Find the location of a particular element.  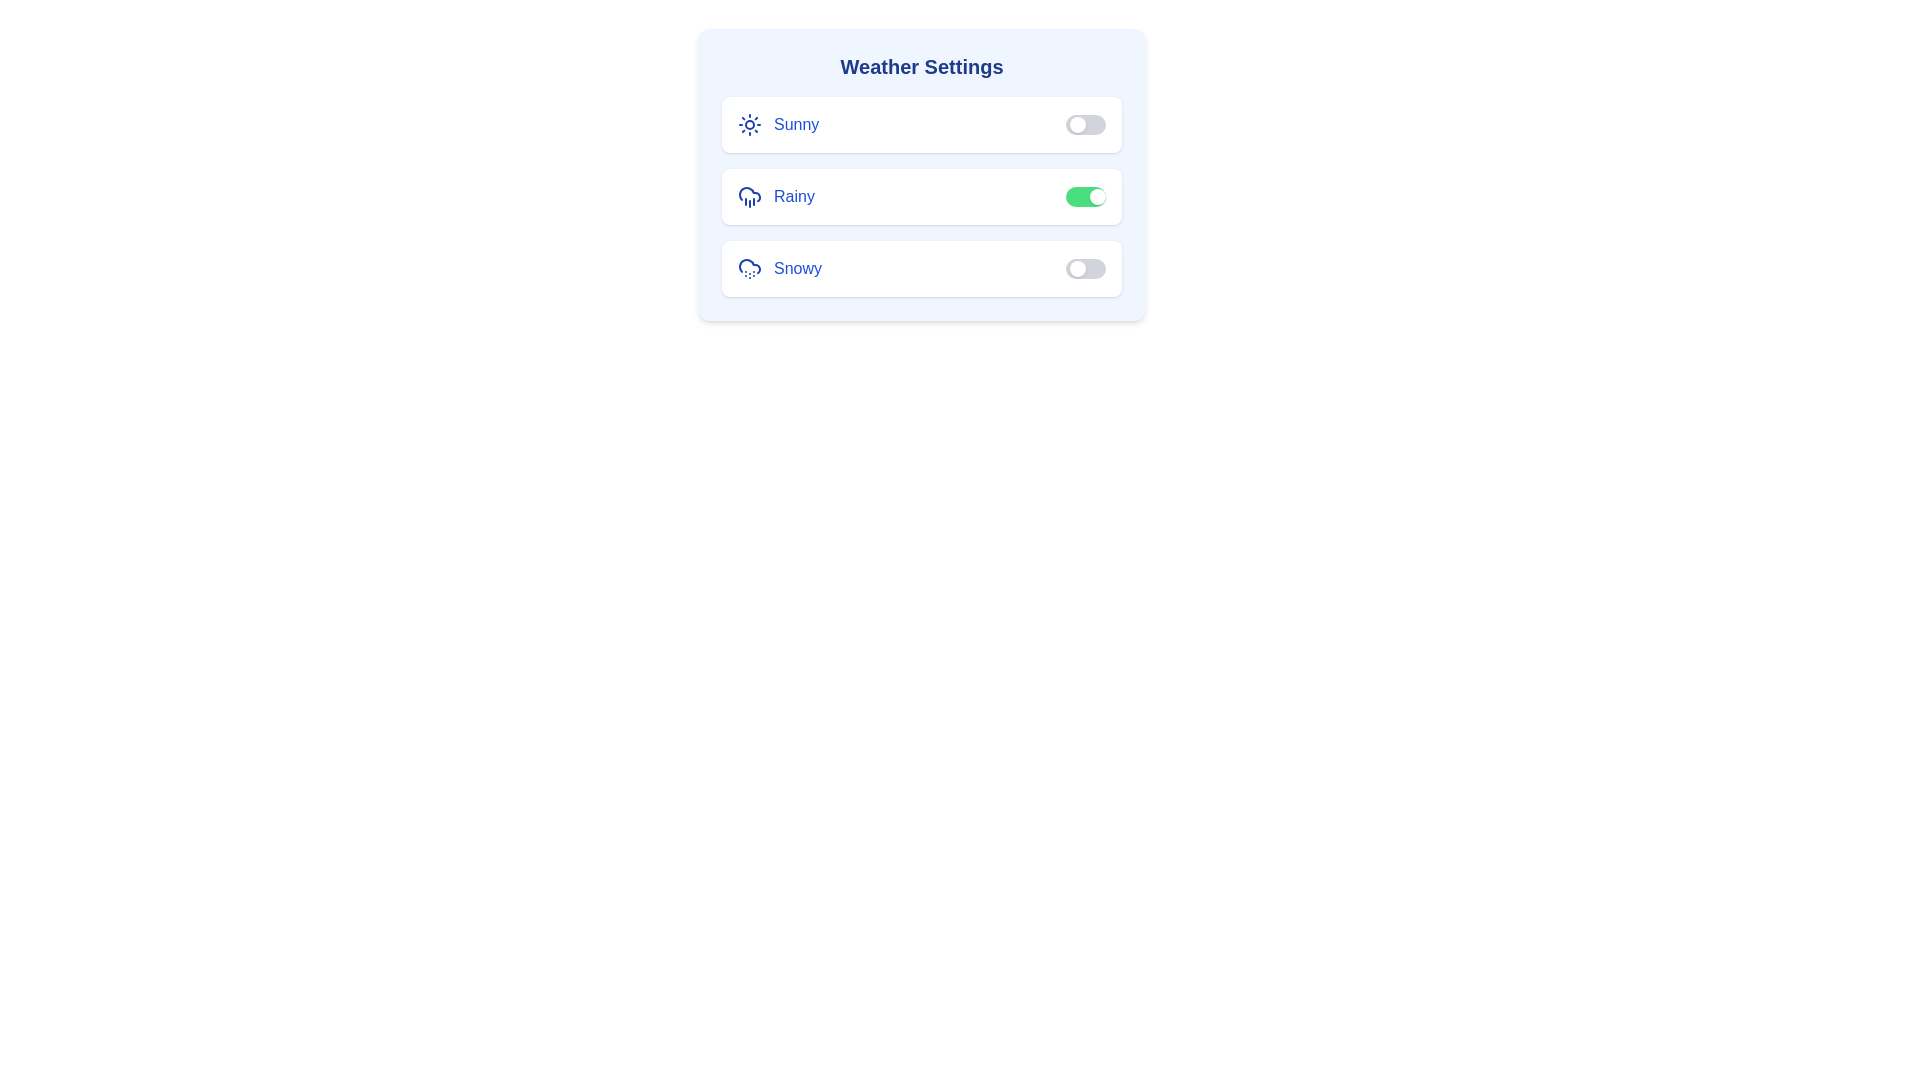

the descriptive text label for the 'Sunny' weather option, which is positioned between the sun icon and the toggle switch in the 'Weather Settings' section is located at coordinates (795, 124).